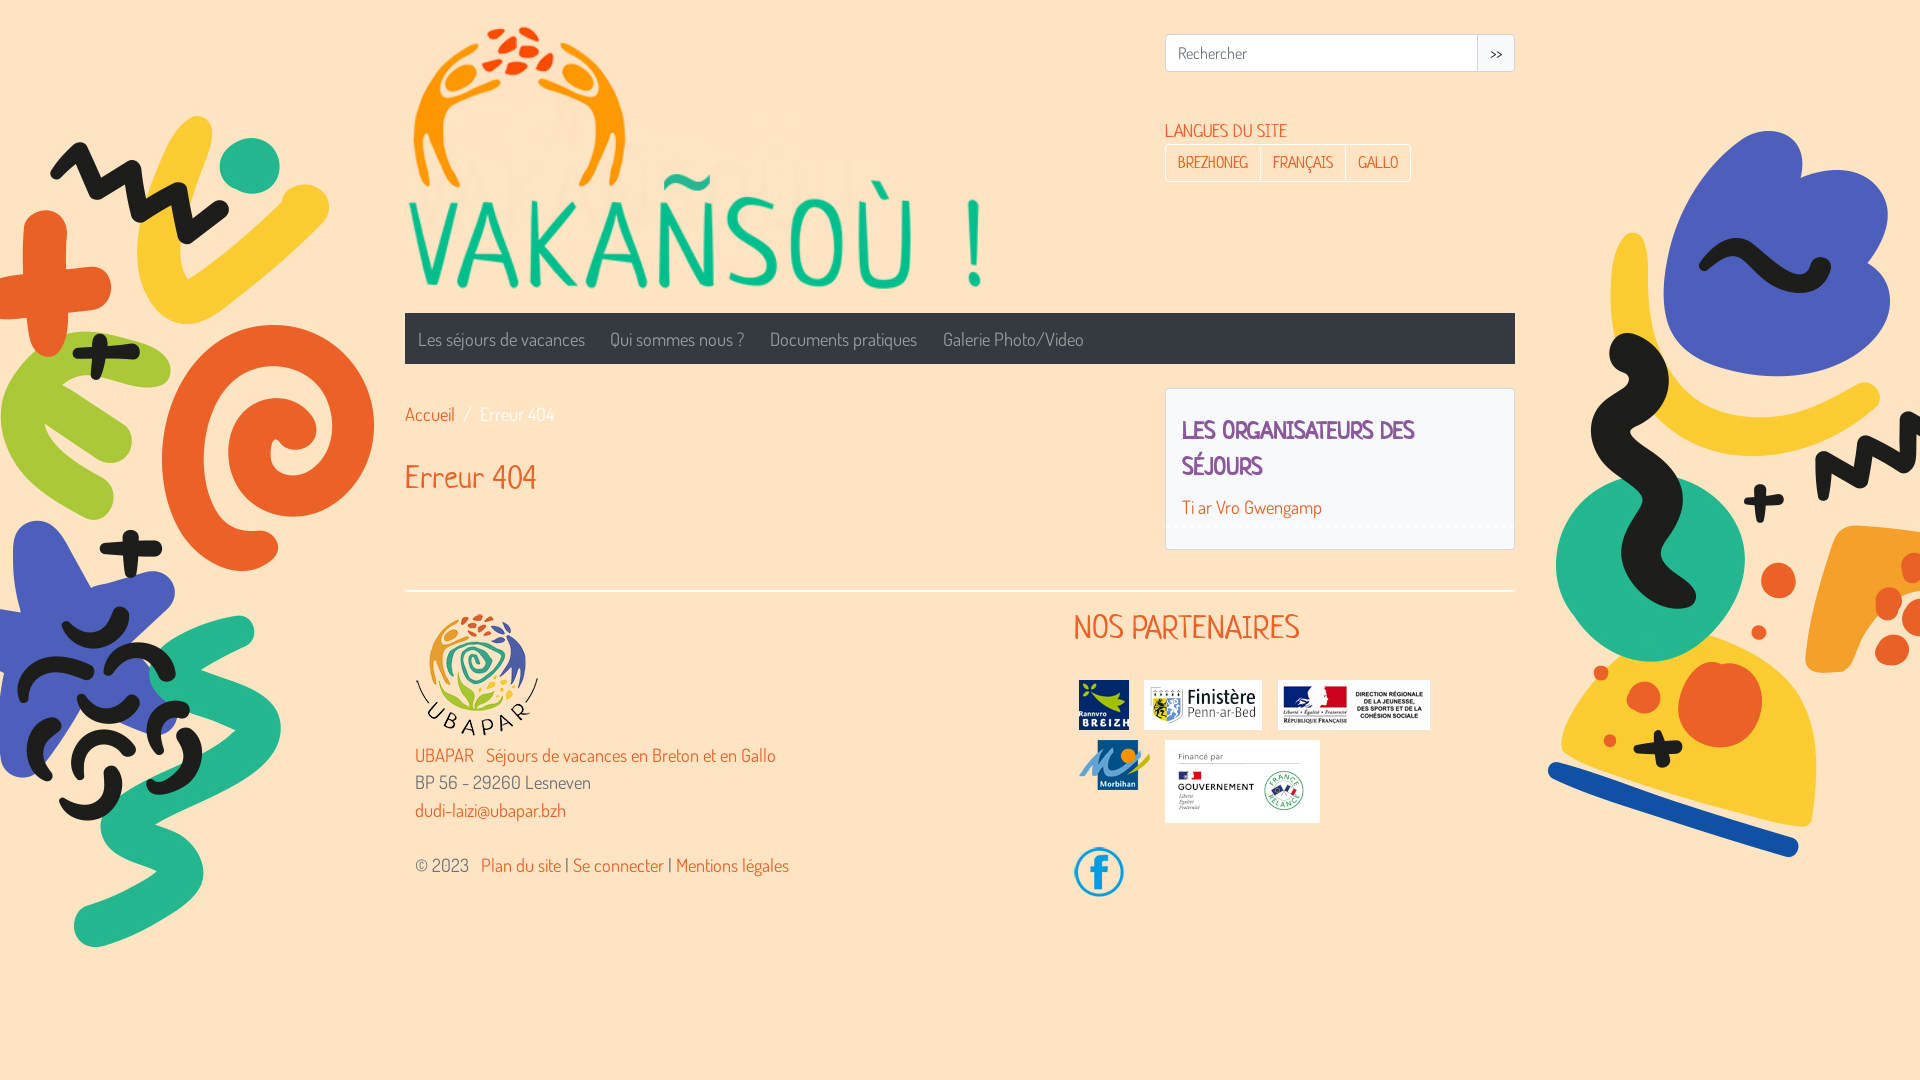 Image resolution: width=1920 pixels, height=1080 pixels. What do you see at coordinates (677, 338) in the screenshot?
I see `'Qui sommes nous ?'` at bounding box center [677, 338].